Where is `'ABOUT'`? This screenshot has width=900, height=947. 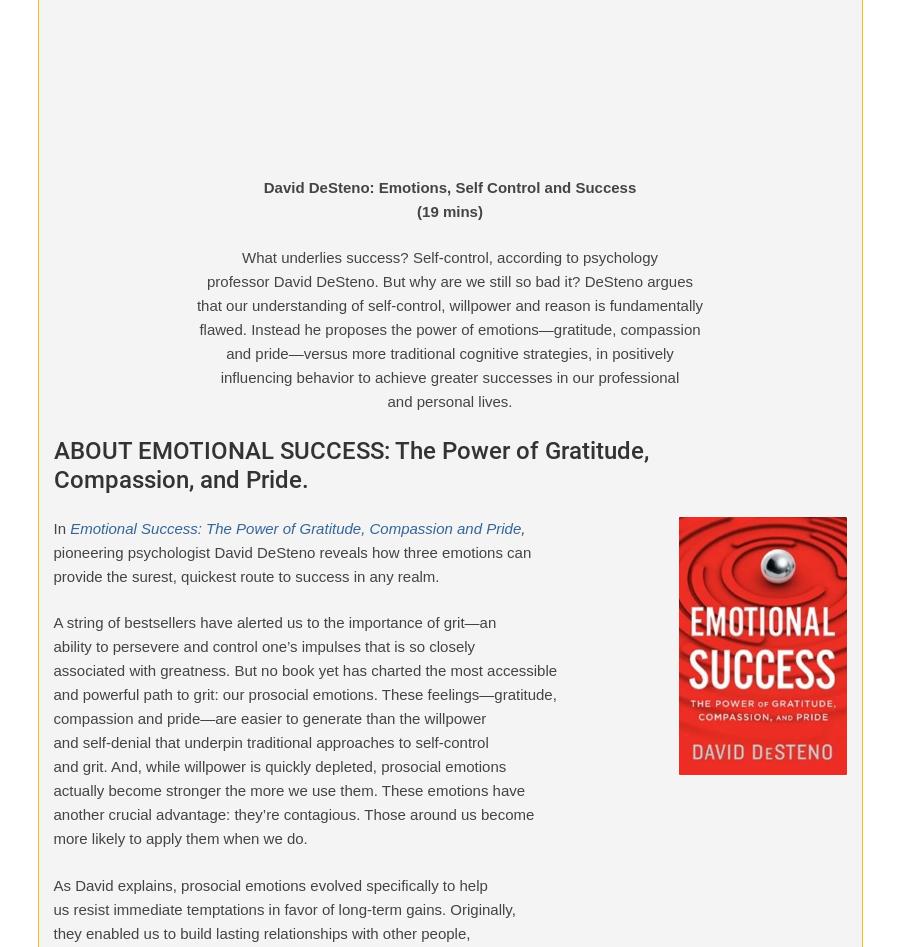 'ABOUT' is located at coordinates (35, 897).